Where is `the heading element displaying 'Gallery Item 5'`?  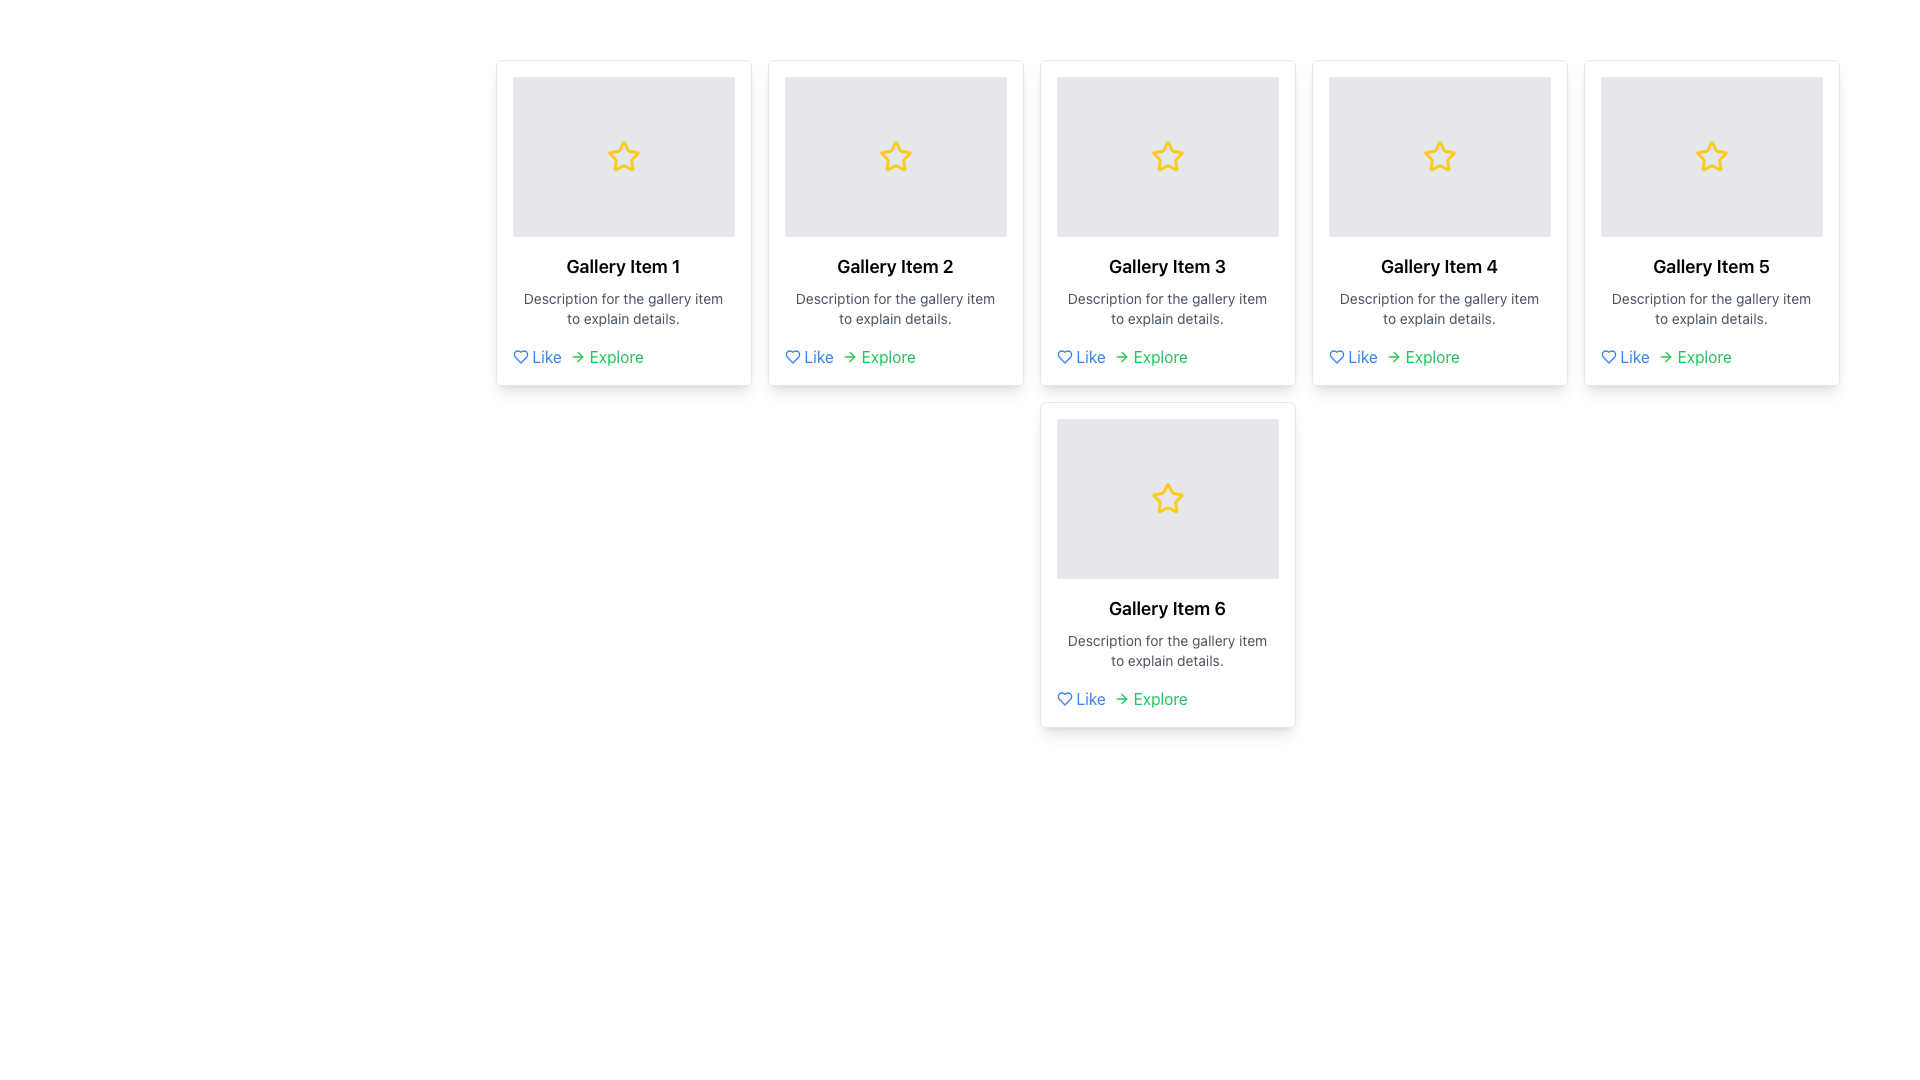
the heading element displaying 'Gallery Item 5' is located at coordinates (1710, 265).